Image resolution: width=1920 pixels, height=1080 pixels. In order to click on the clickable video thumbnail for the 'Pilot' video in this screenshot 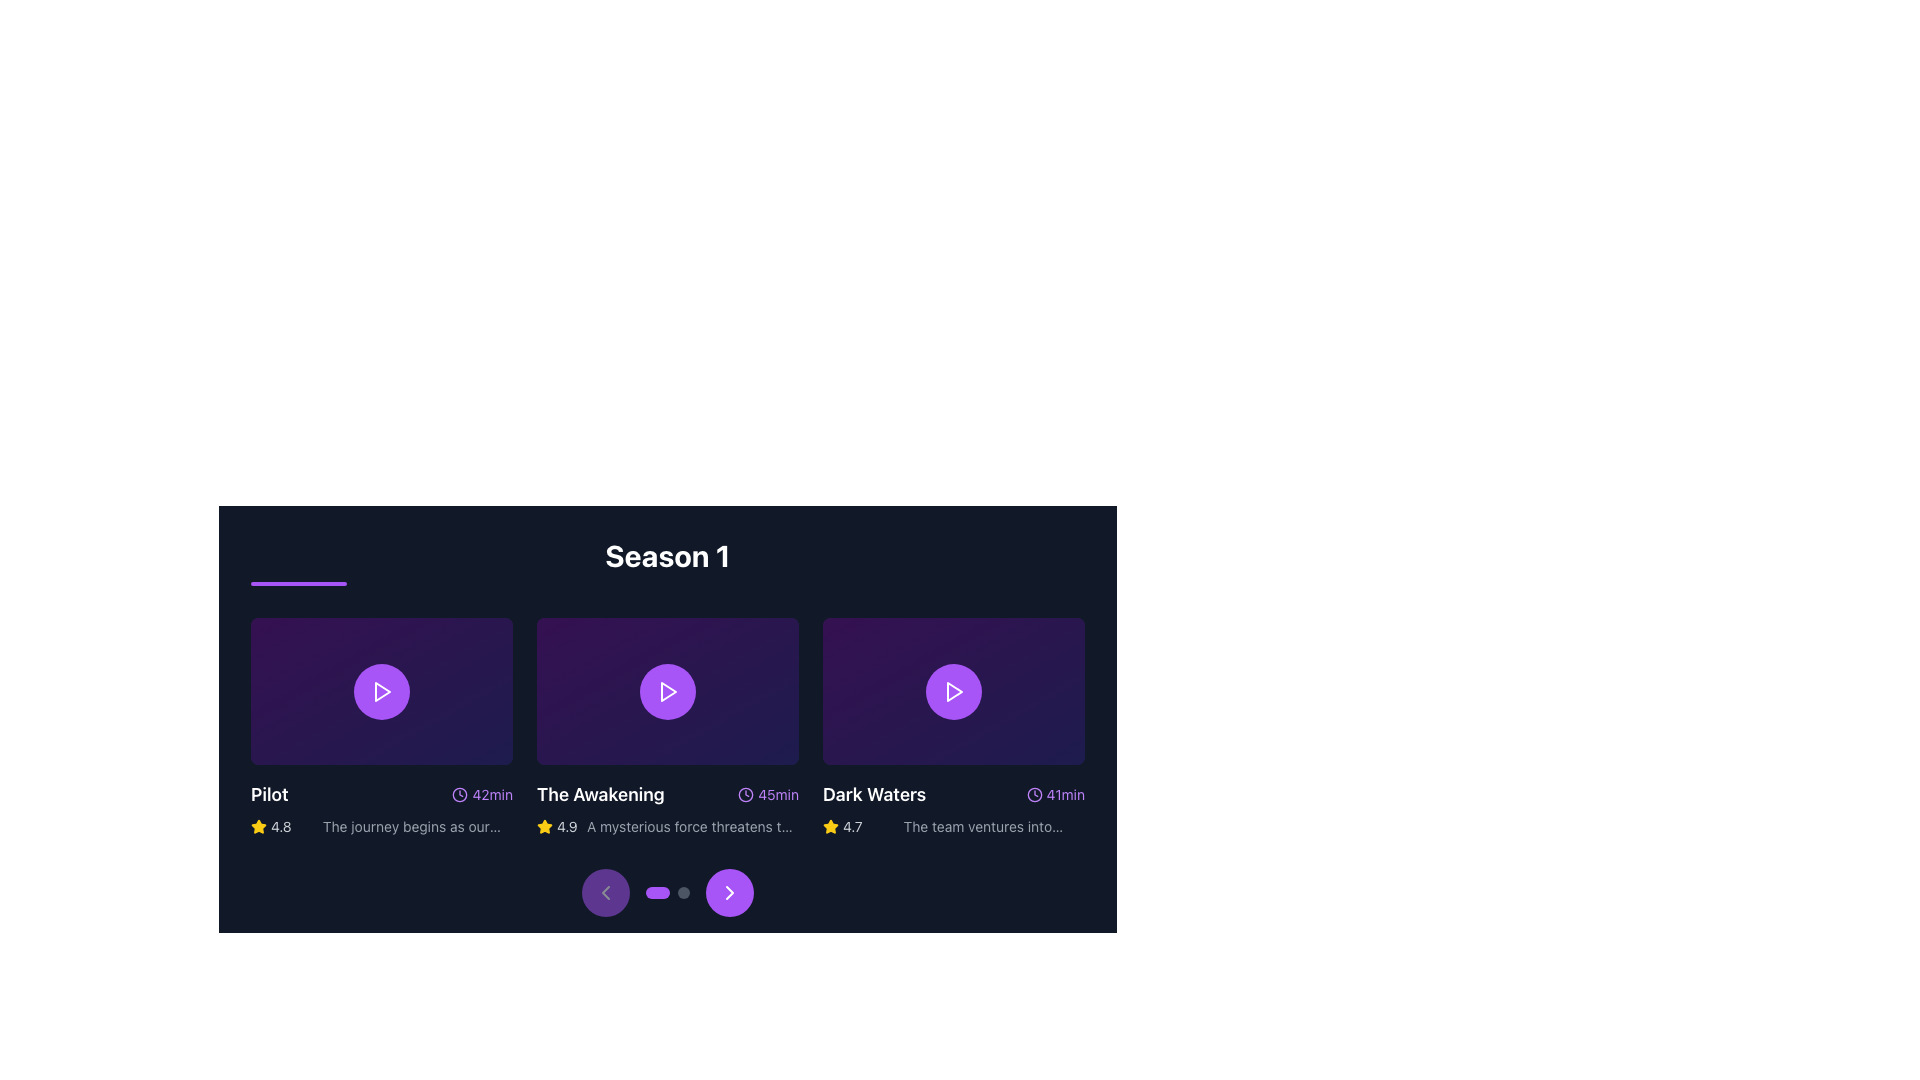, I will do `click(382, 689)`.